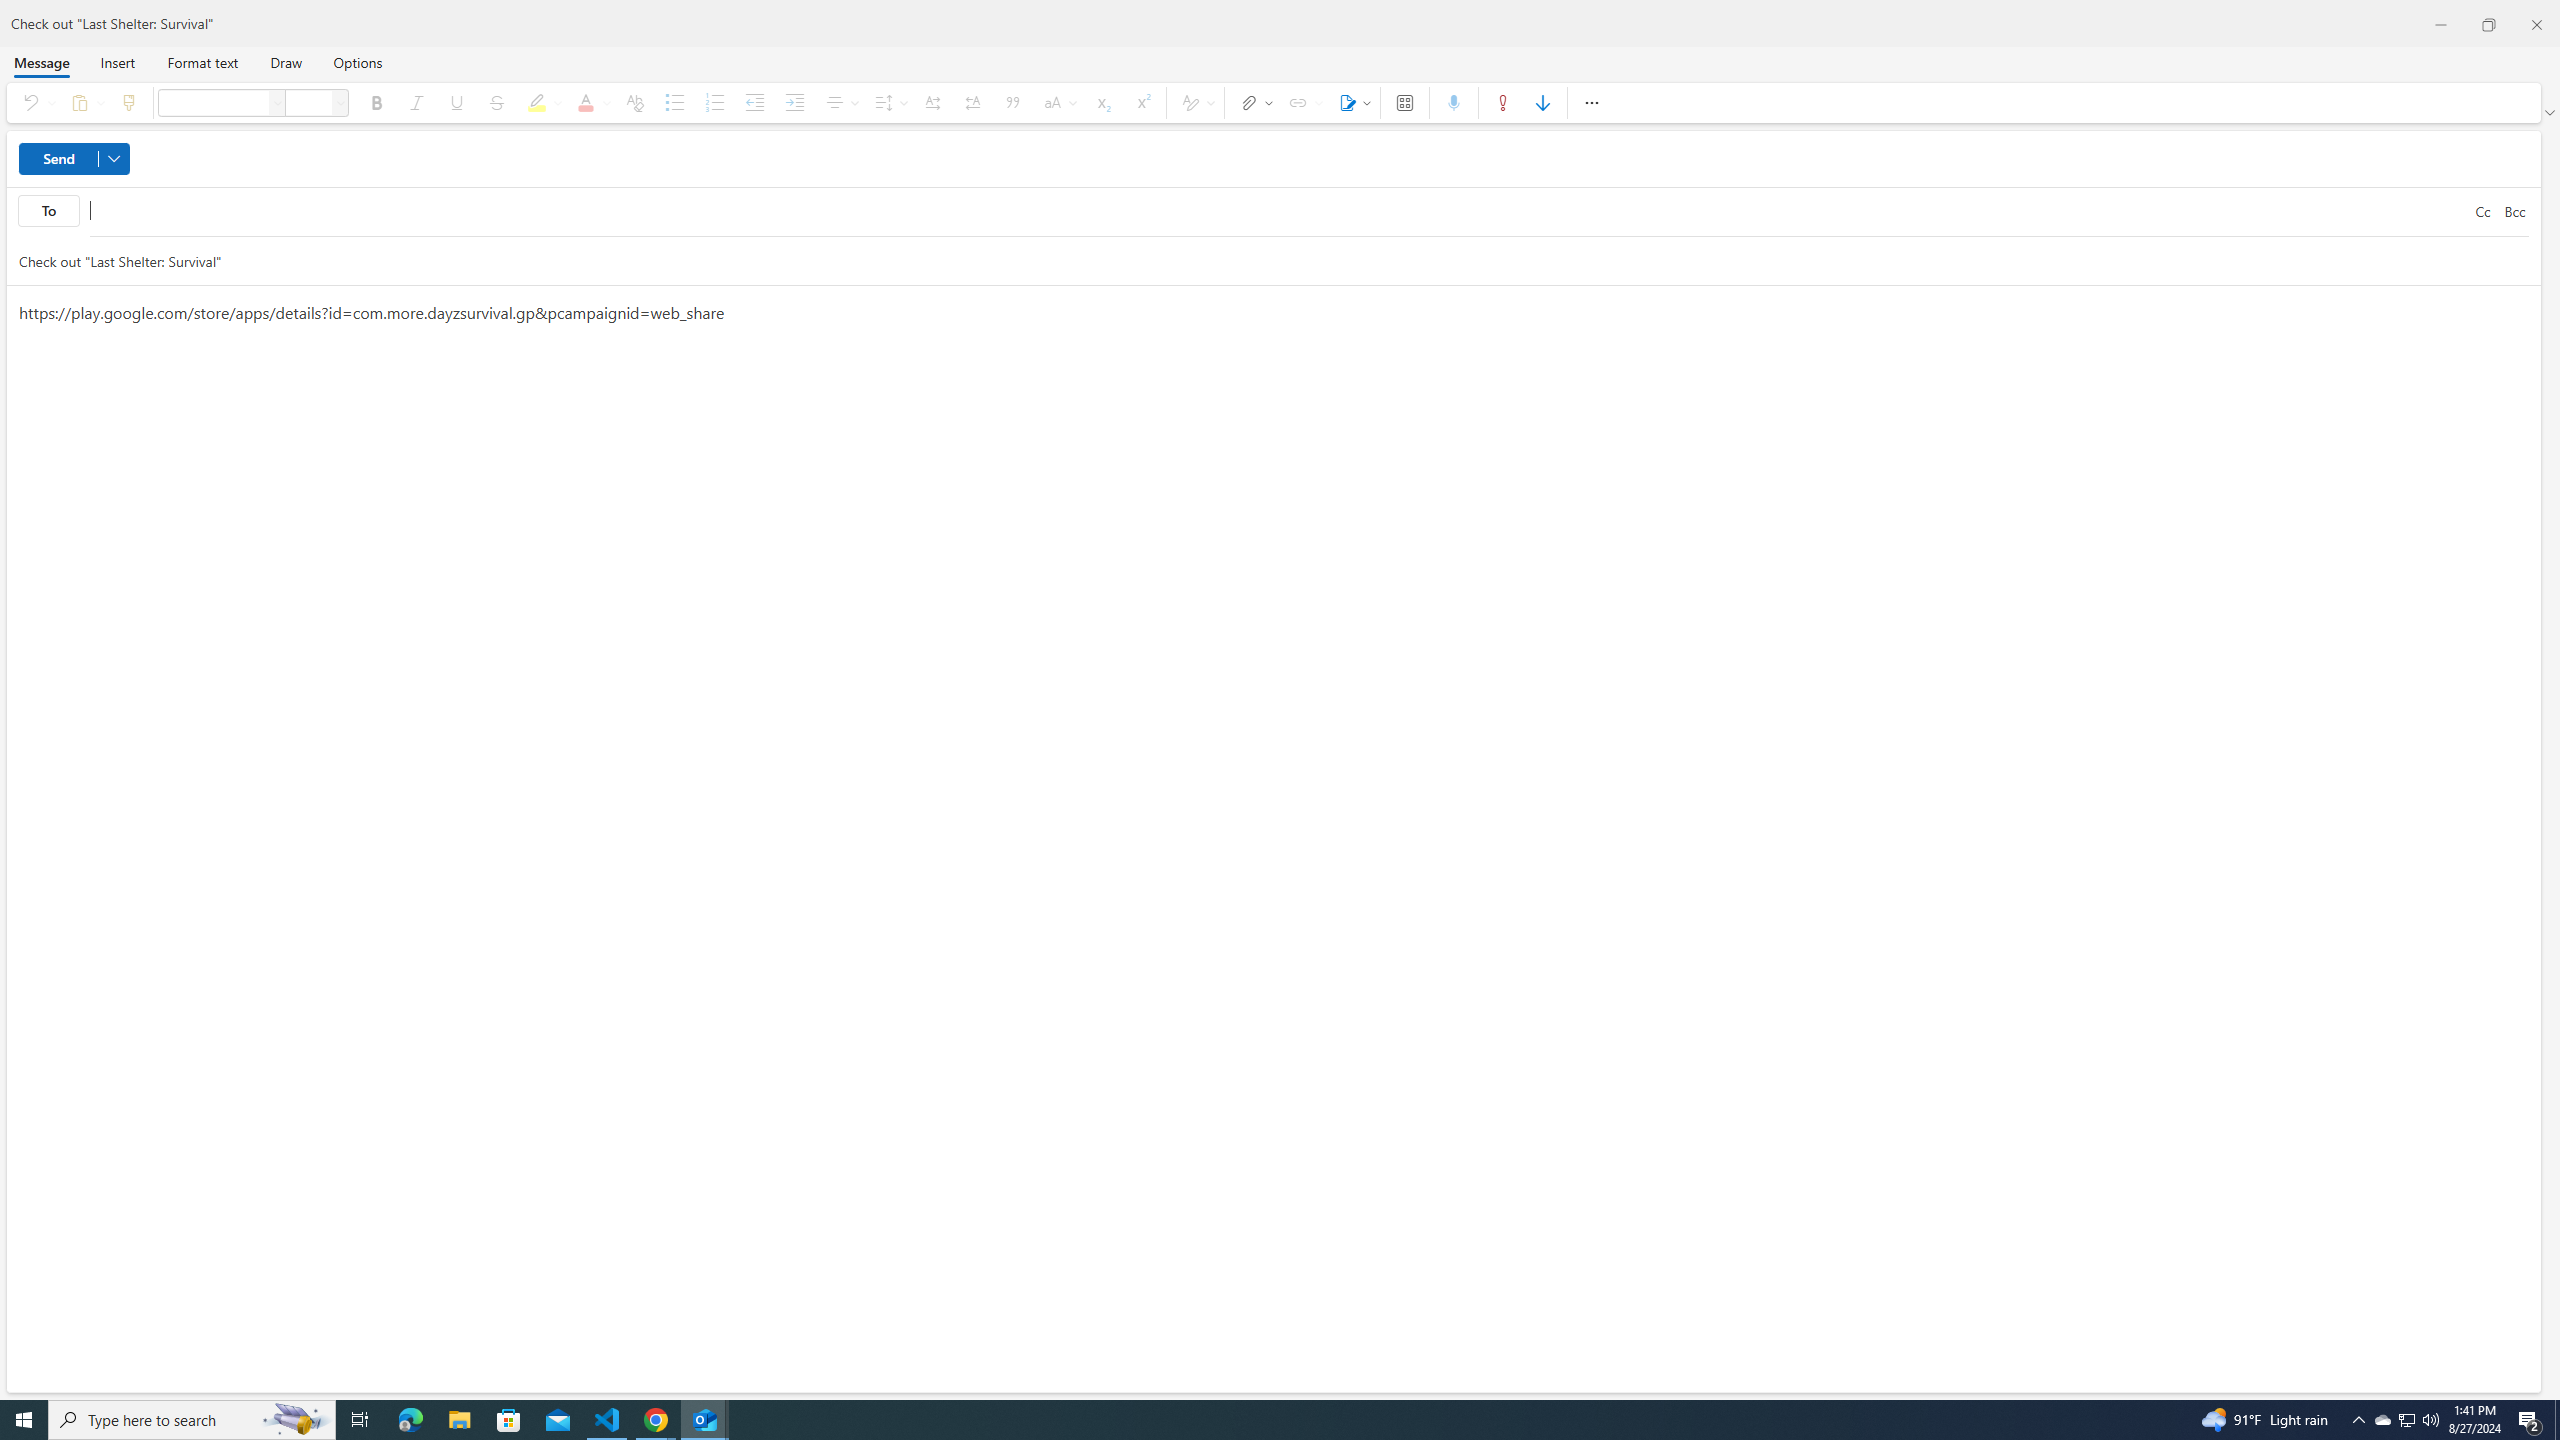  What do you see at coordinates (1405, 102) in the screenshot?
I see `'Apps'` at bounding box center [1405, 102].